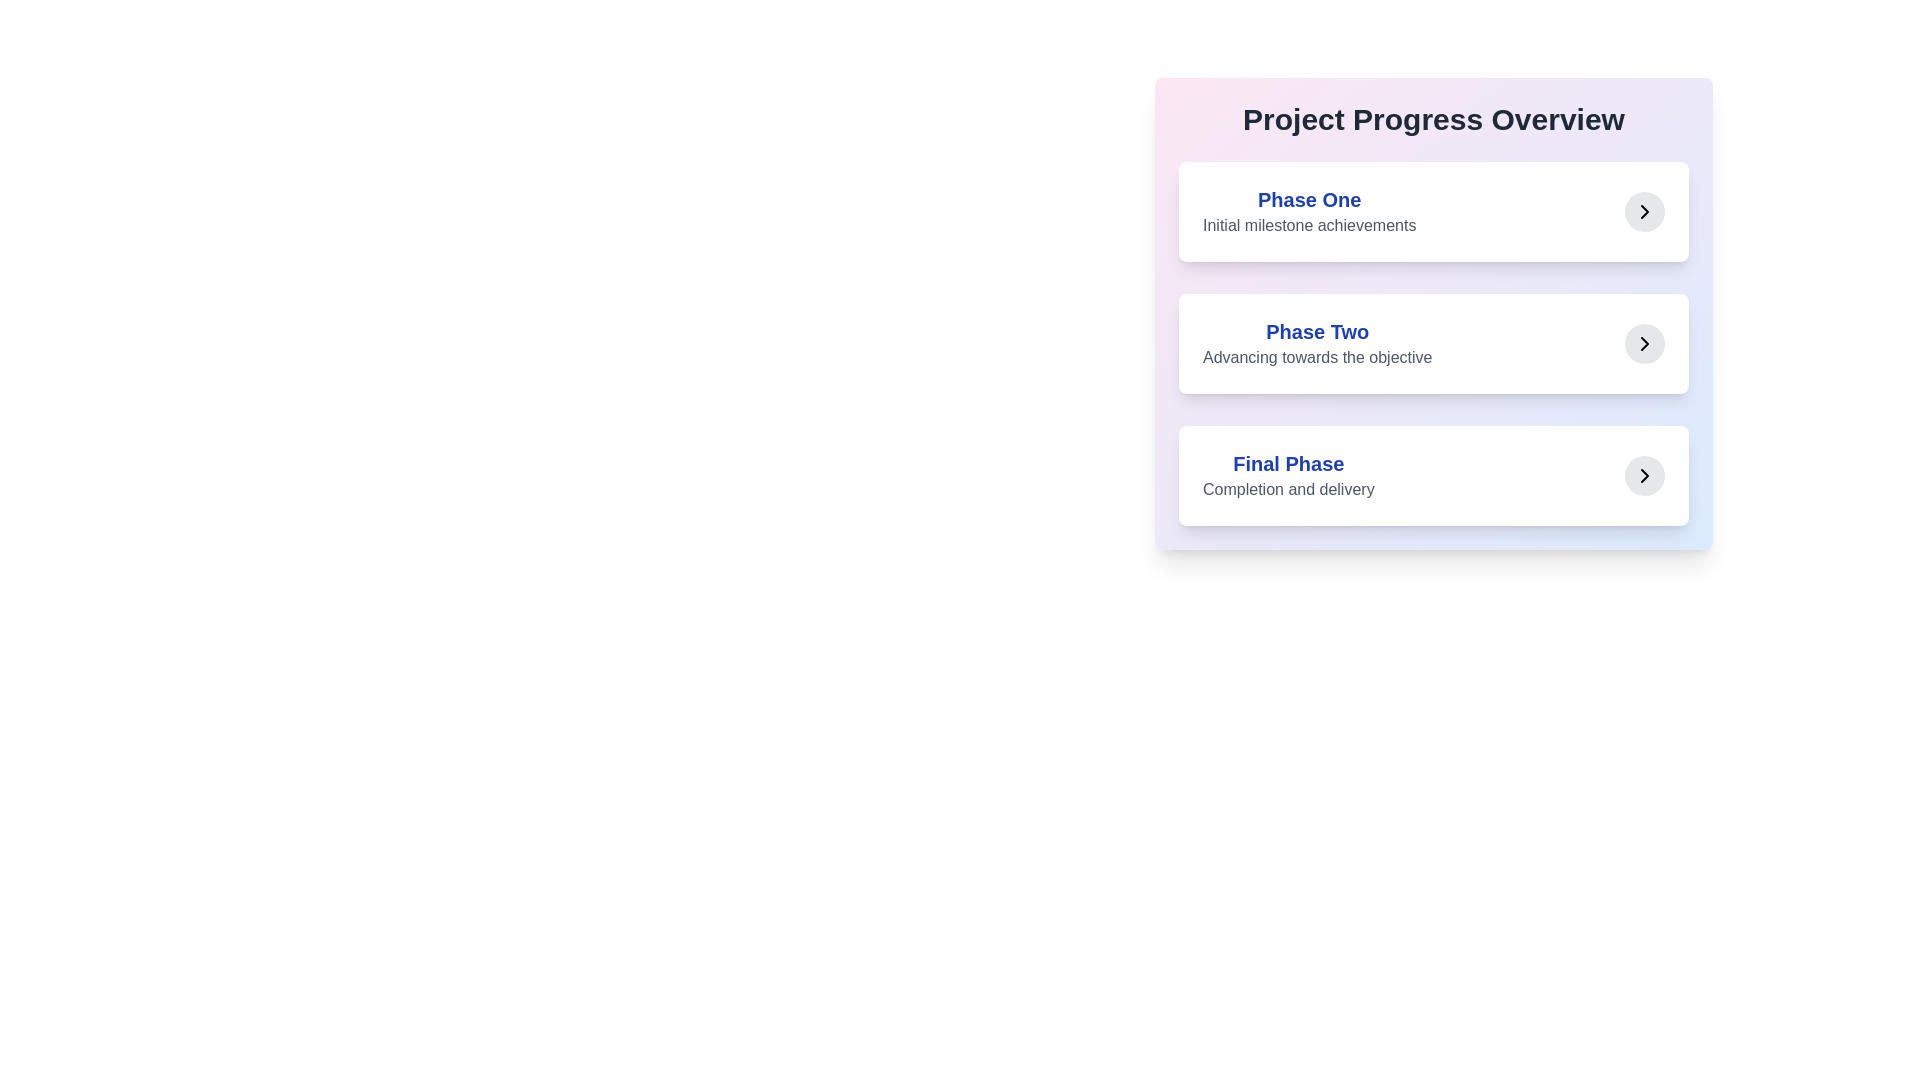  Describe the element at coordinates (1317, 342) in the screenshot. I see `the descriptive Text block for the second phase of the project, located under the panel titled 'Project Progress Overview'` at that location.